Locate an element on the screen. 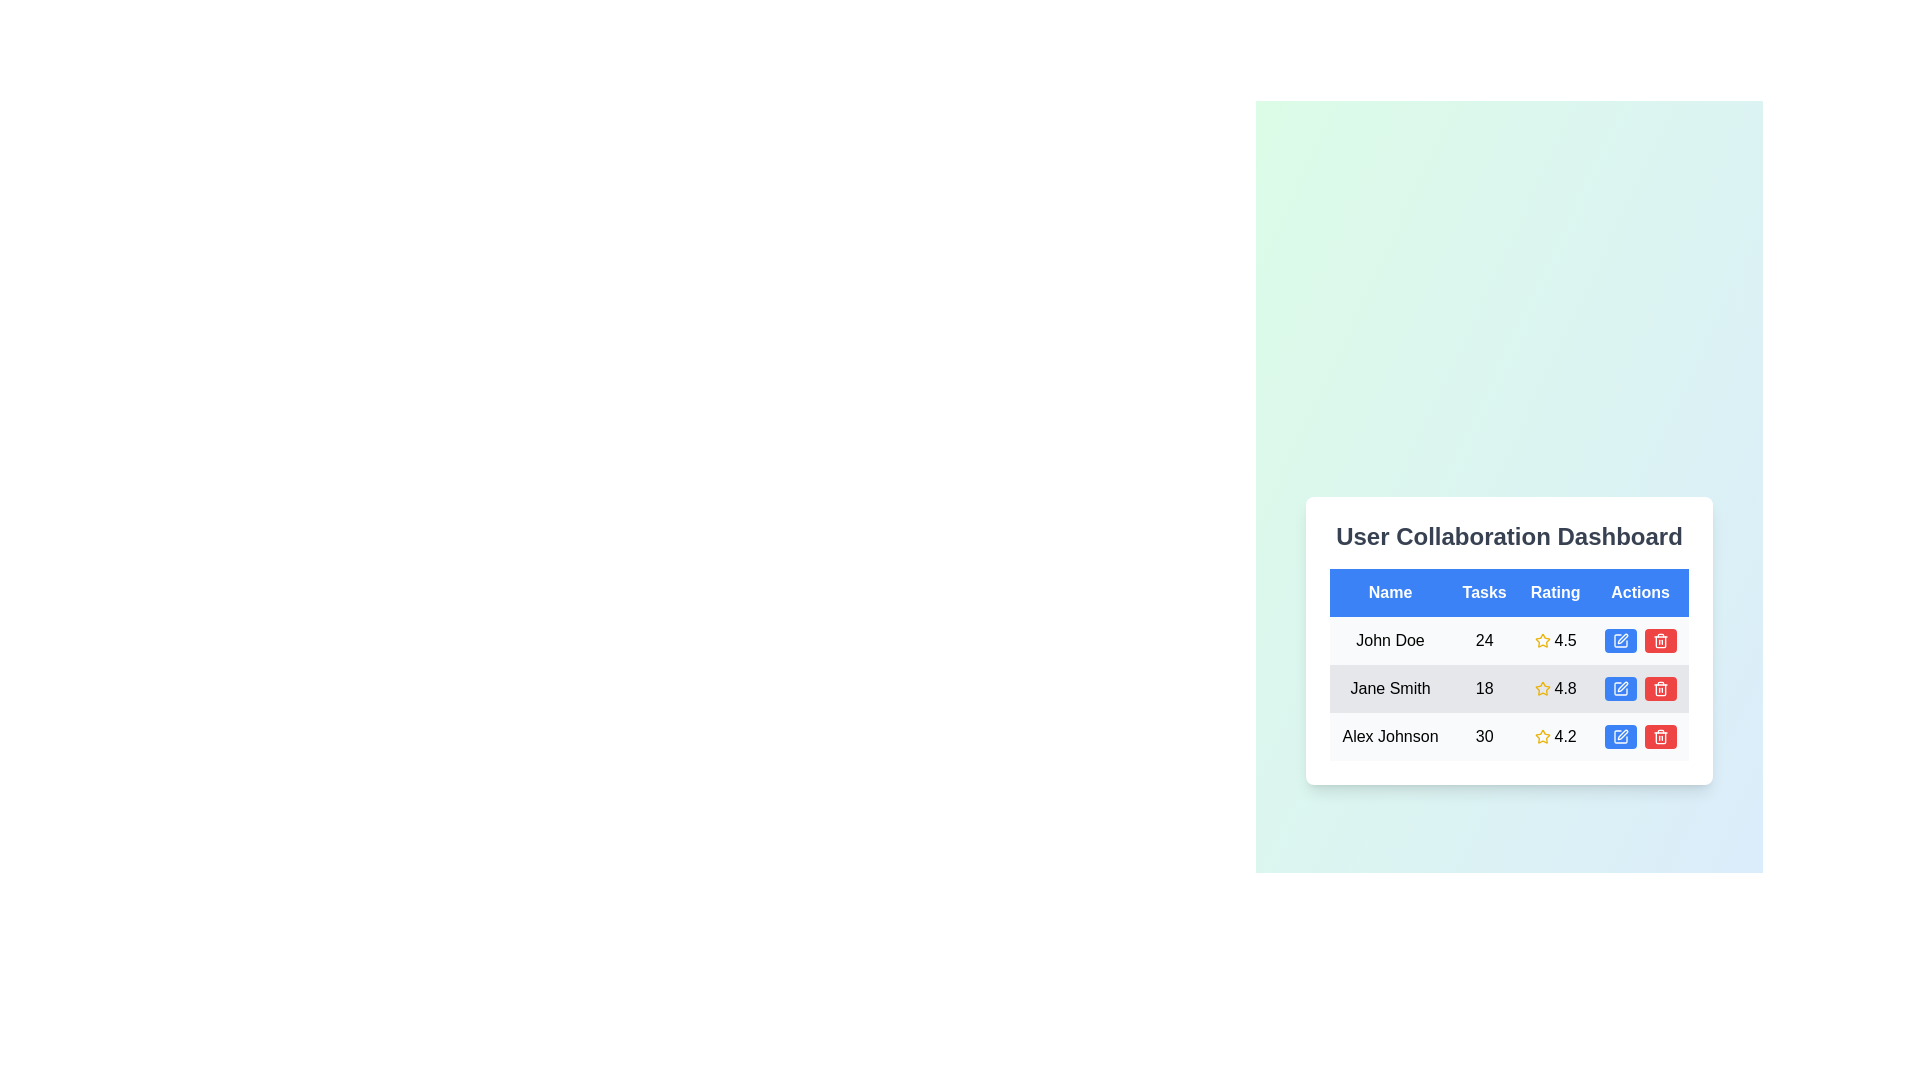  the second star-shaped icon with a yellow fill, located in the 'Rating' column next to Jane Smith's rating value (4.8) is located at coordinates (1541, 687).